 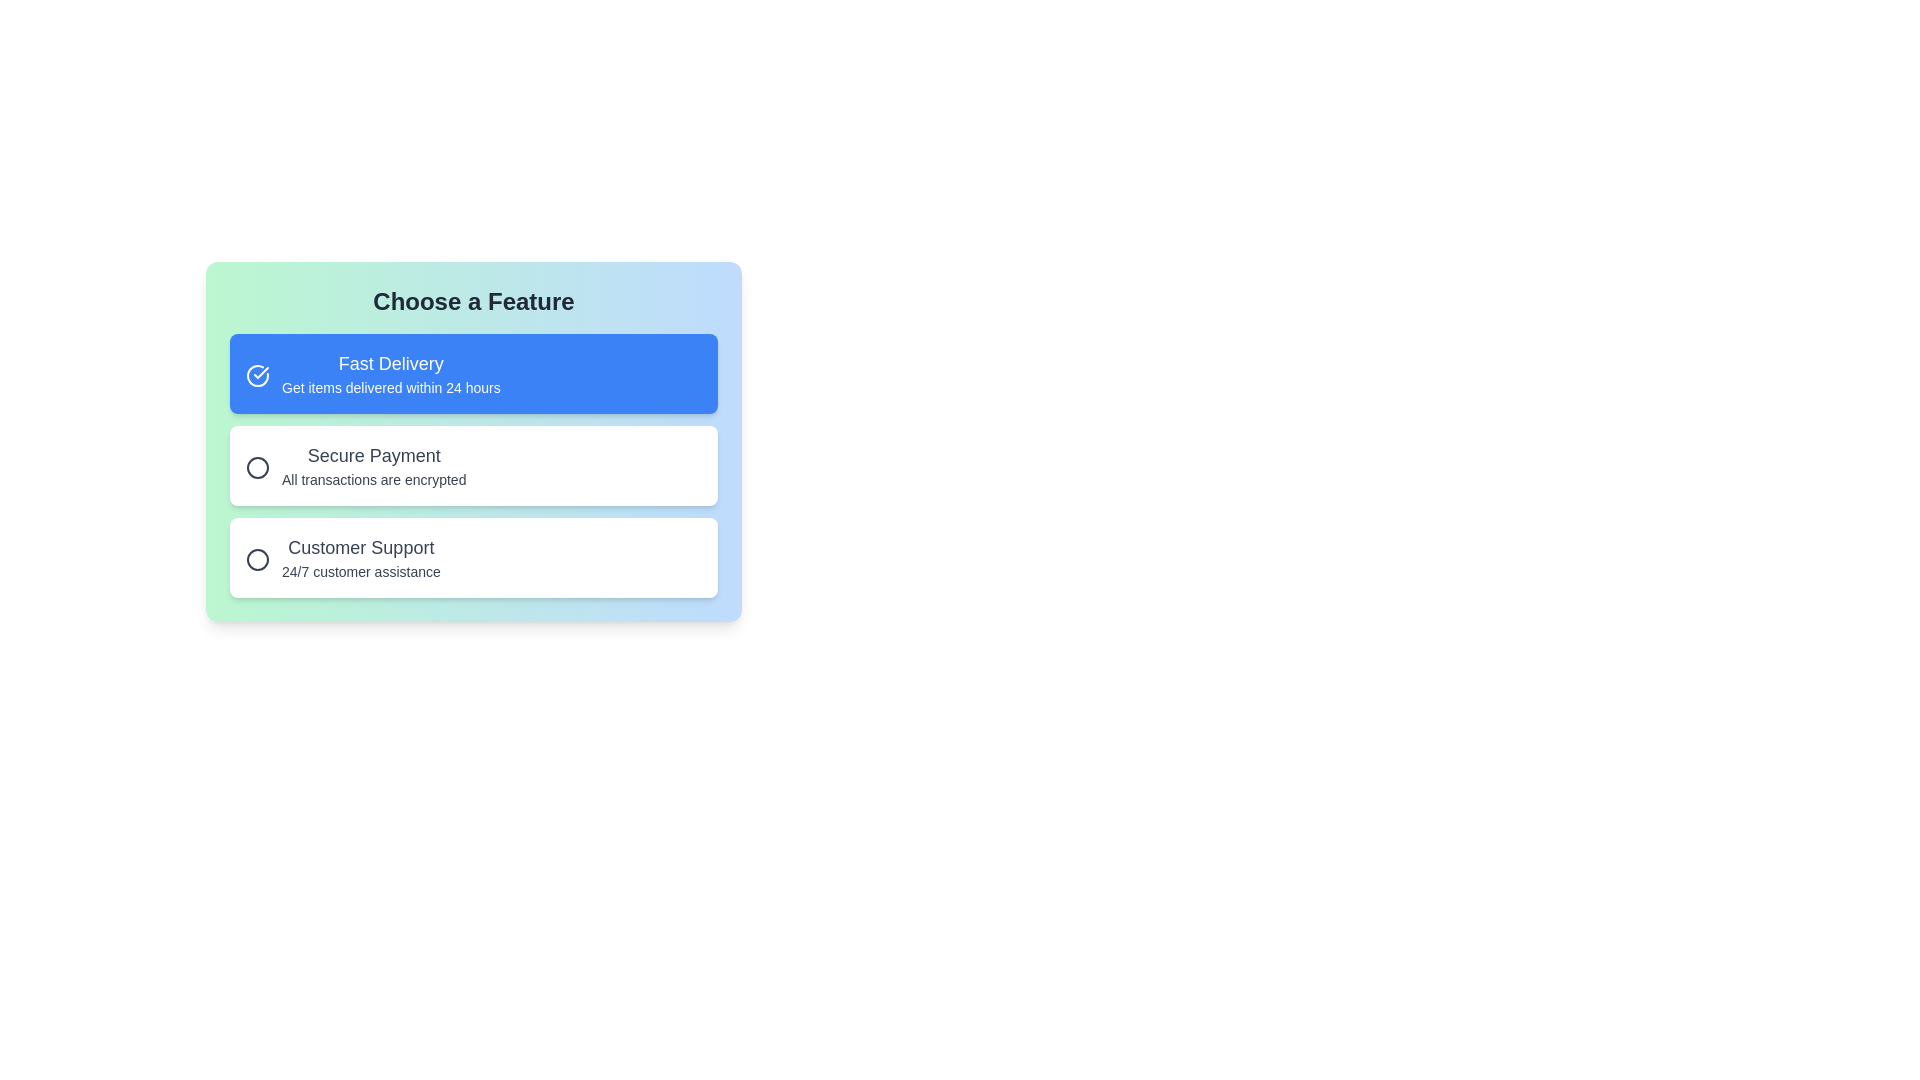 I want to click on the 'Secure Payment' selectable card with a radio button located in the second position of the list under the 'Choose a Feature' header, so click(x=473, y=501).